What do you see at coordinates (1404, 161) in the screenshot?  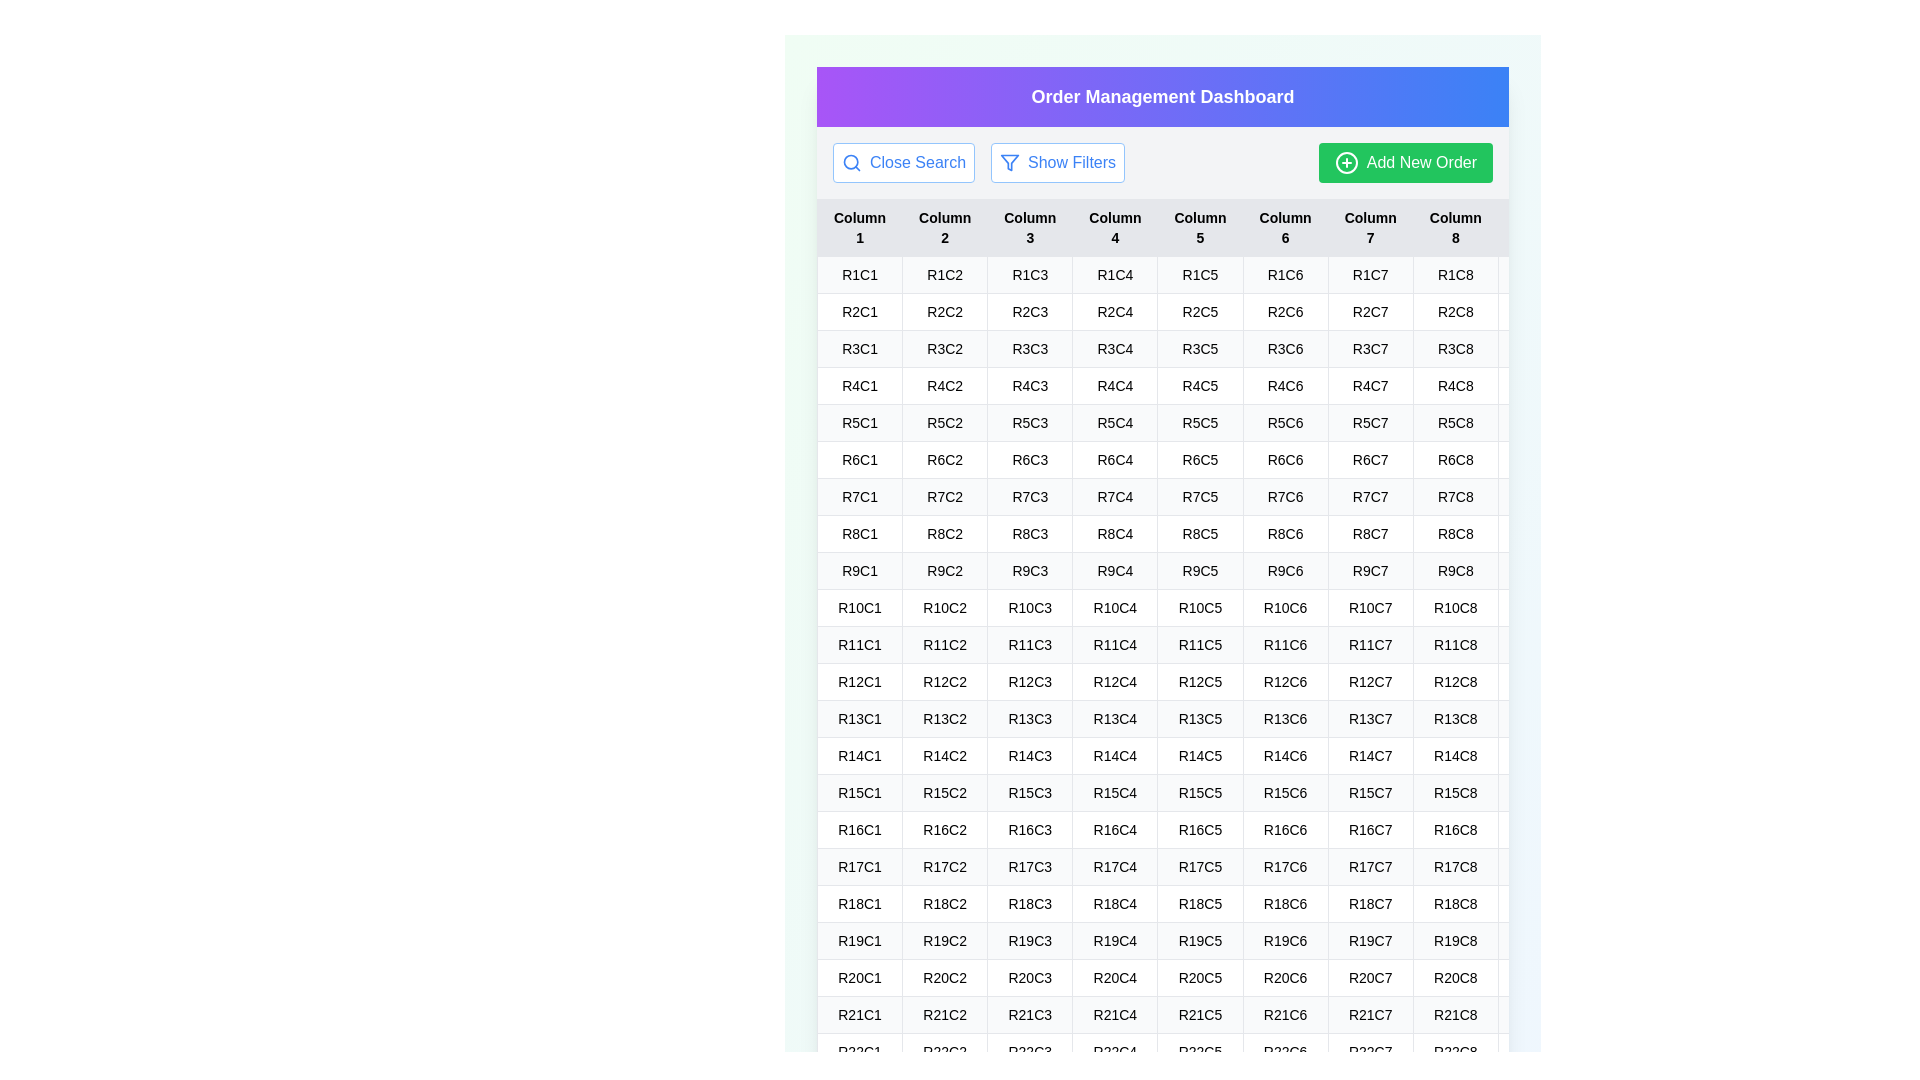 I see `the 'Add New Order' button` at bounding box center [1404, 161].